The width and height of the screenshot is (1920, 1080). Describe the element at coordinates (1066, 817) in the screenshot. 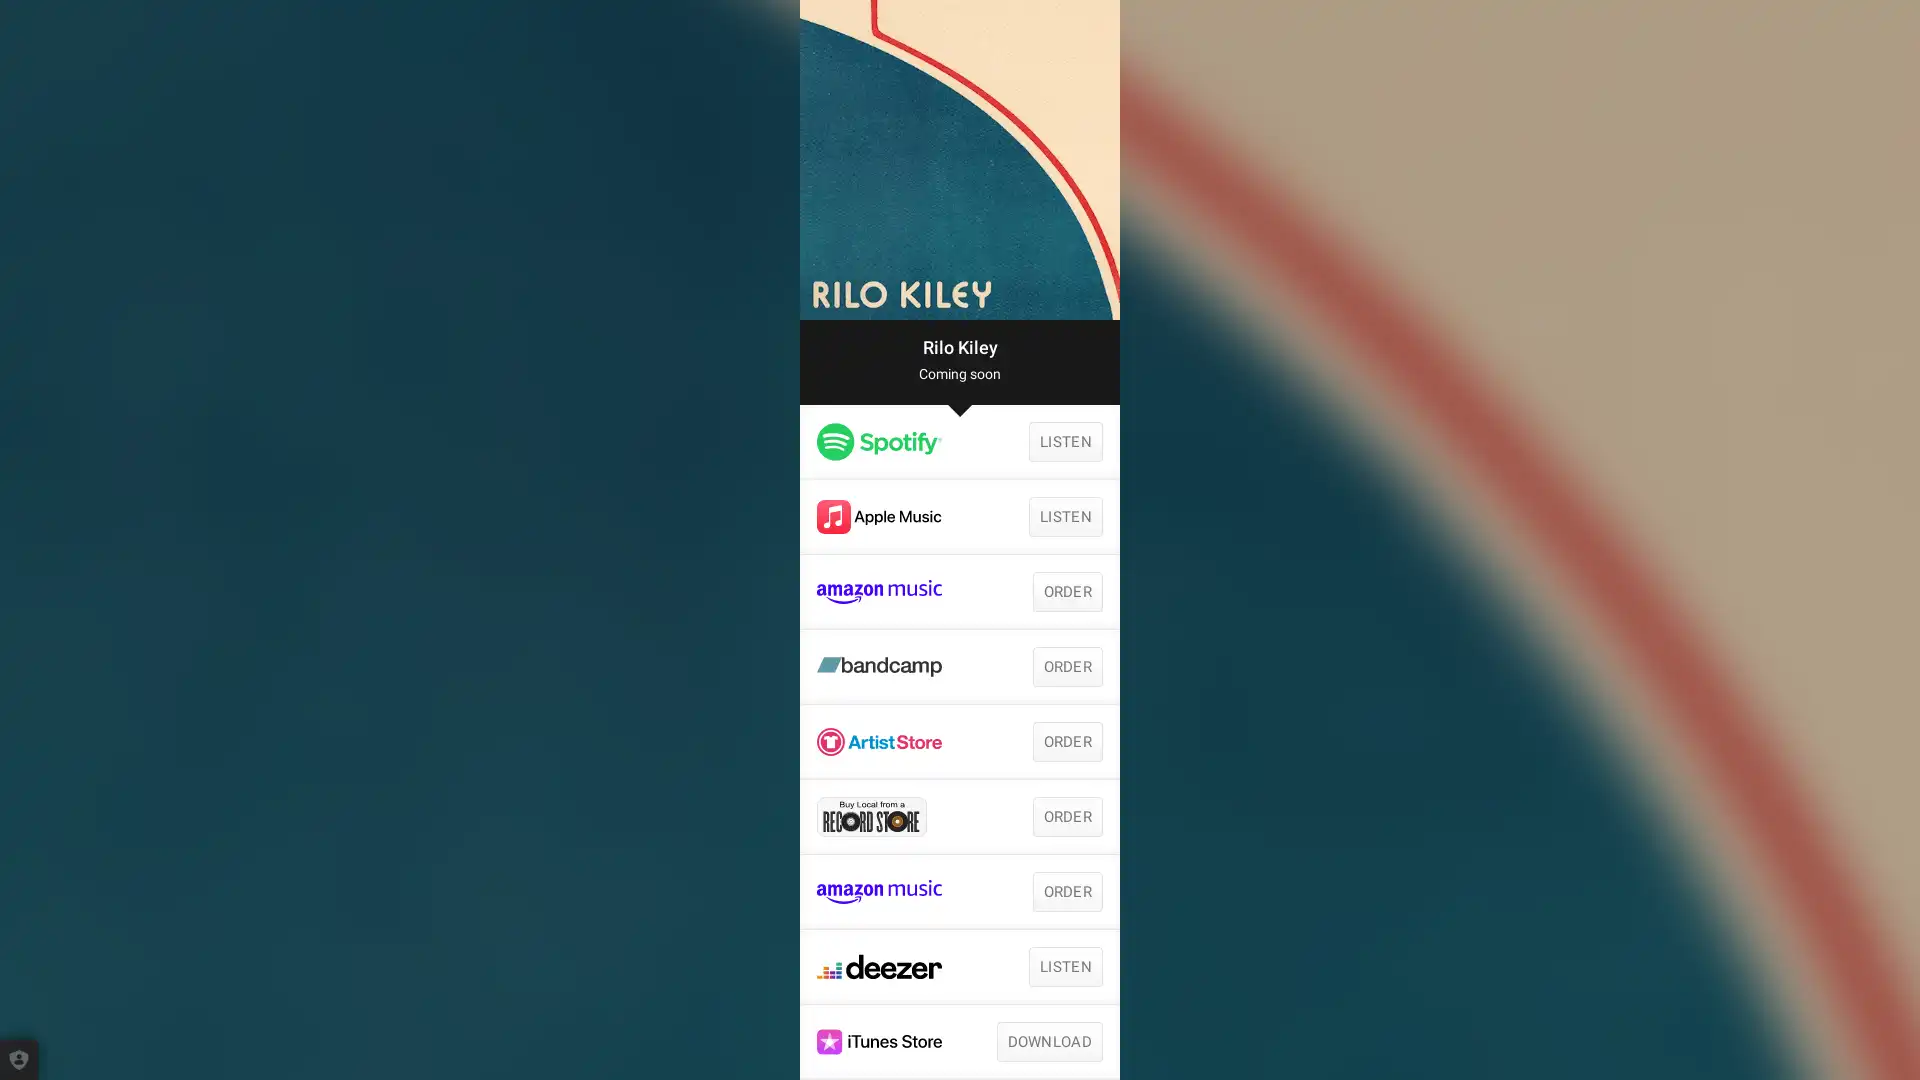

I see `ORDER` at that location.